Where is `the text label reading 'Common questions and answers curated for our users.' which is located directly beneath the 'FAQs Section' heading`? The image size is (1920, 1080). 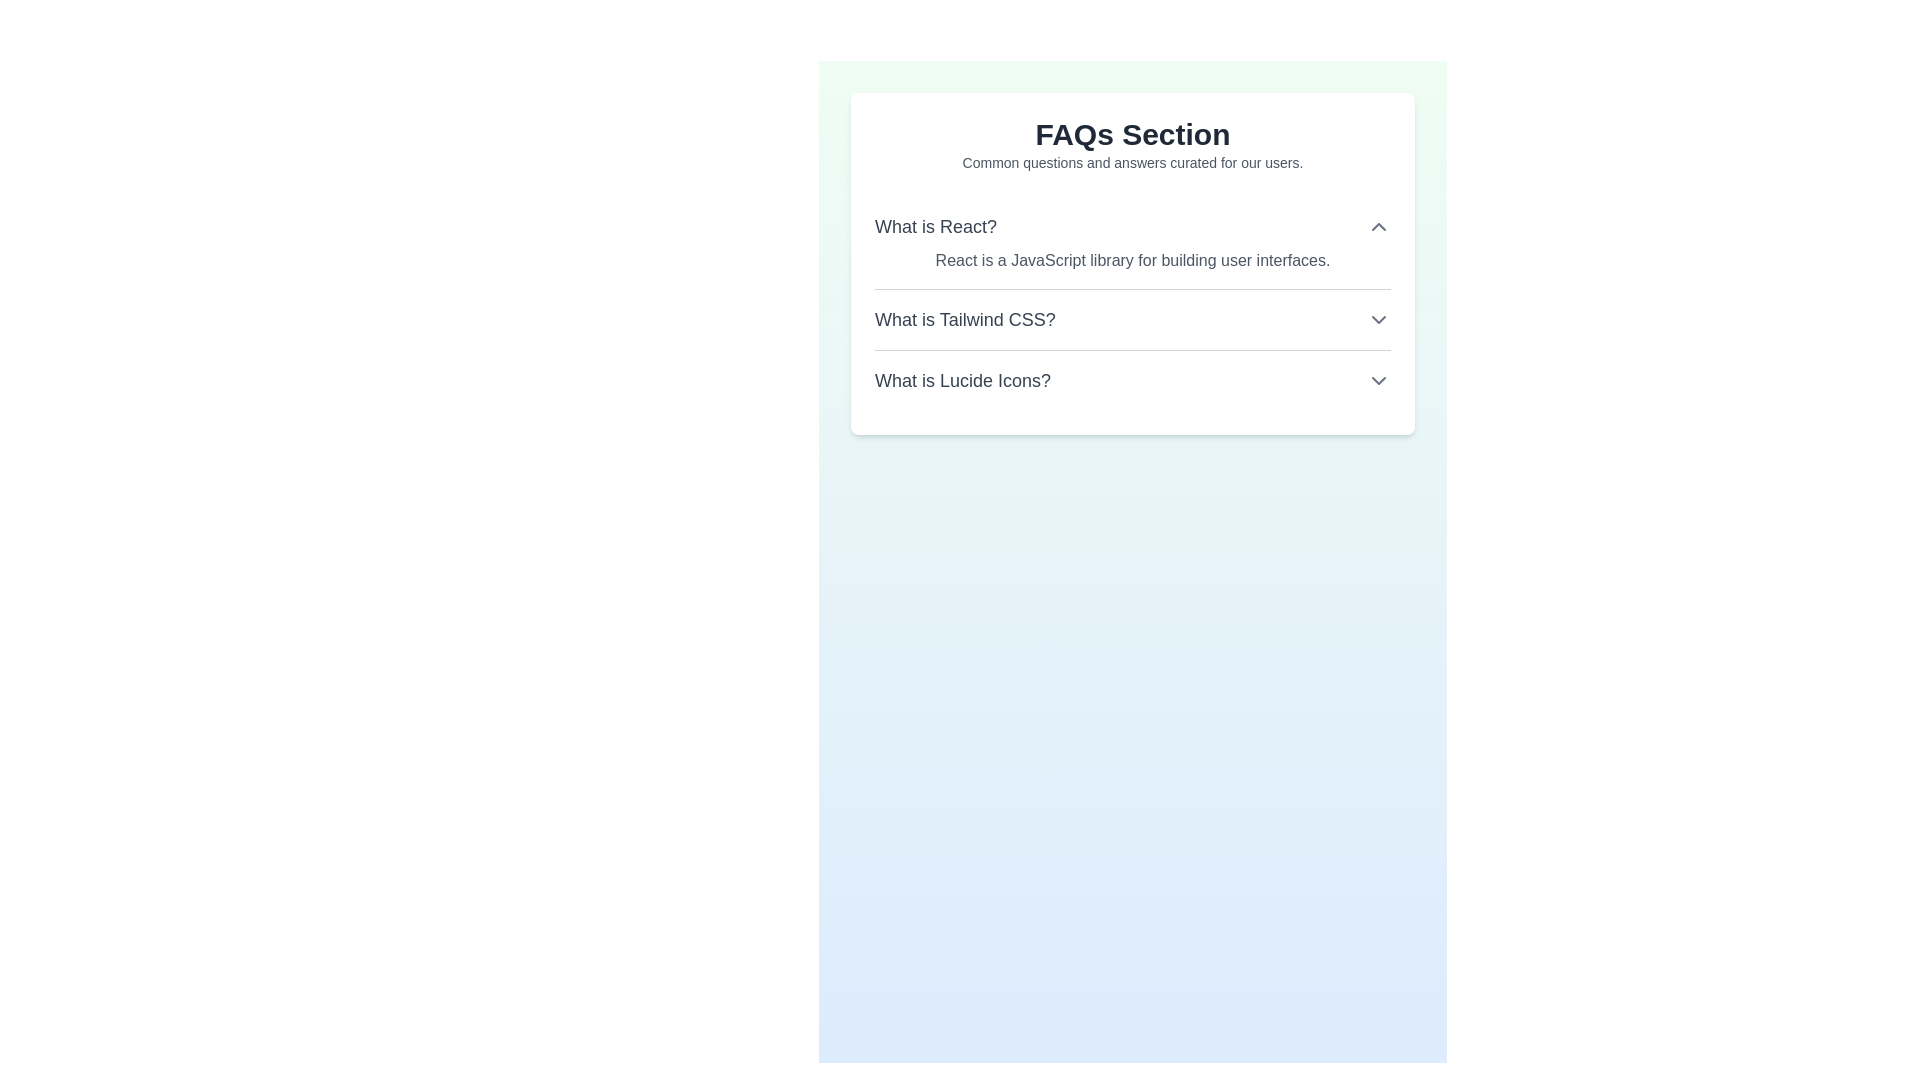 the text label reading 'Common questions and answers curated for our users.' which is located directly beneath the 'FAQs Section' heading is located at coordinates (1132, 161).